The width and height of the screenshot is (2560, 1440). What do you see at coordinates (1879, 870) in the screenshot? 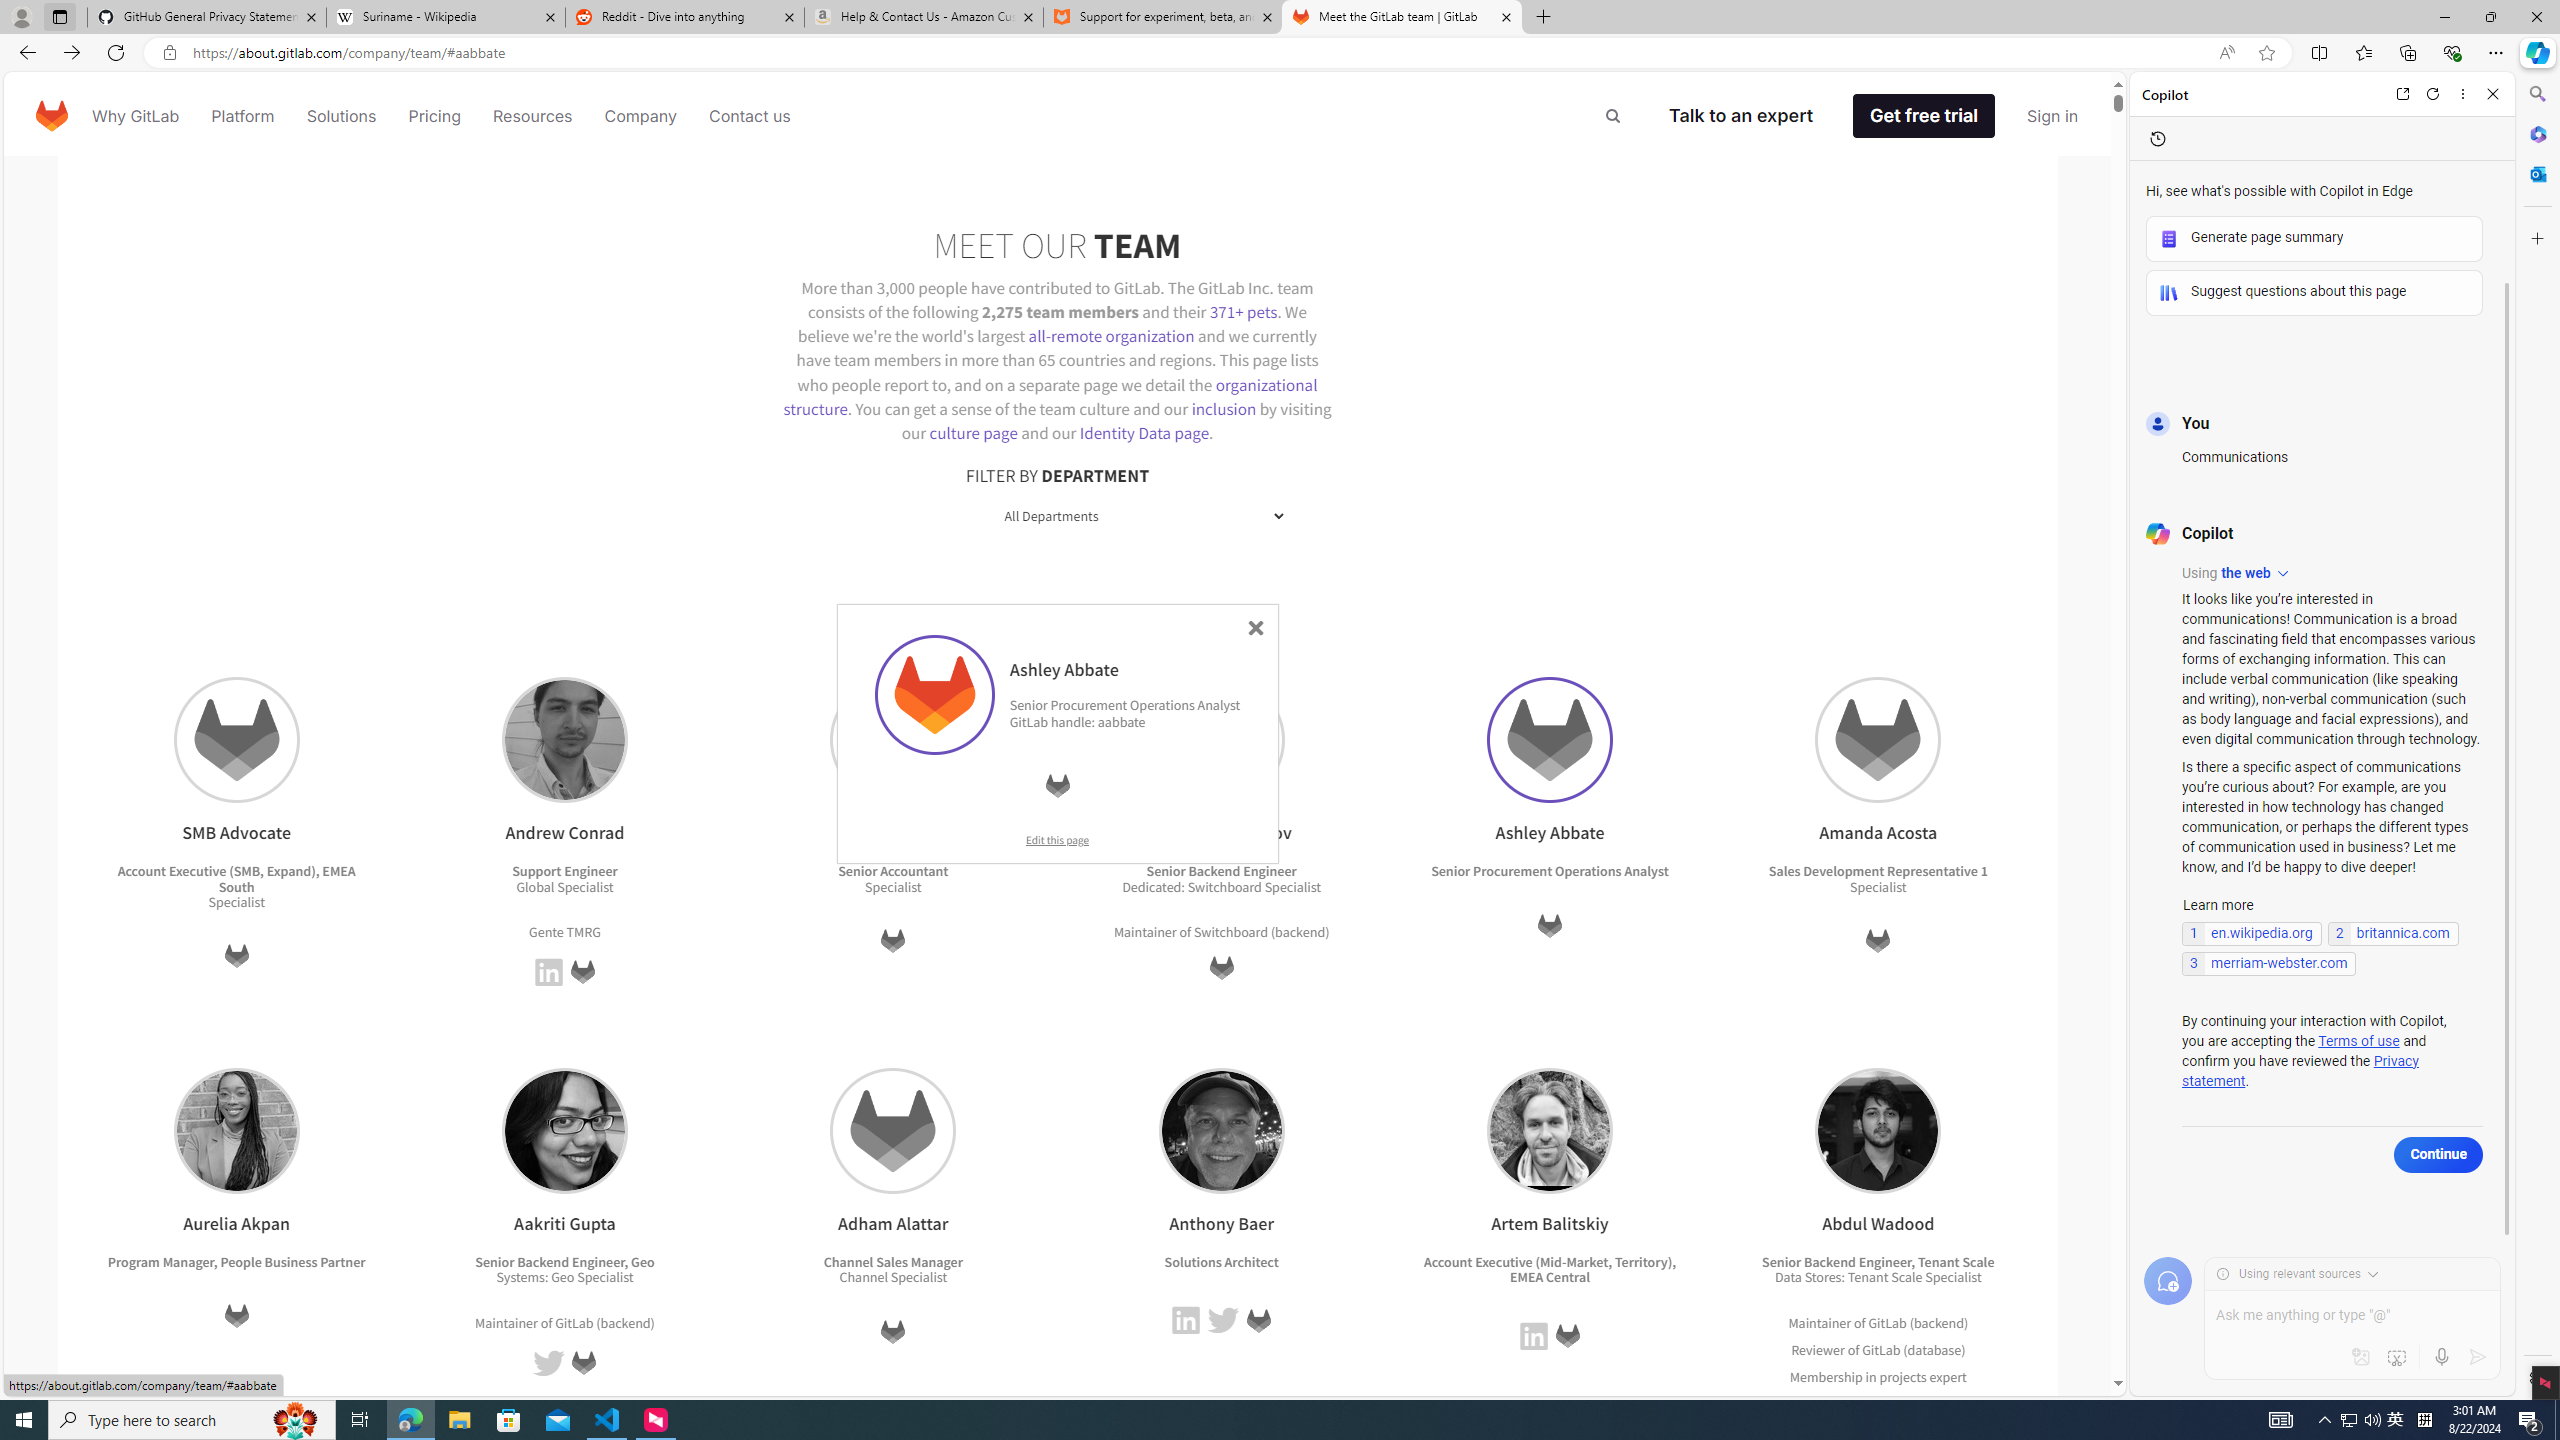
I see `'Sales Development Representative 1'` at bounding box center [1879, 870].